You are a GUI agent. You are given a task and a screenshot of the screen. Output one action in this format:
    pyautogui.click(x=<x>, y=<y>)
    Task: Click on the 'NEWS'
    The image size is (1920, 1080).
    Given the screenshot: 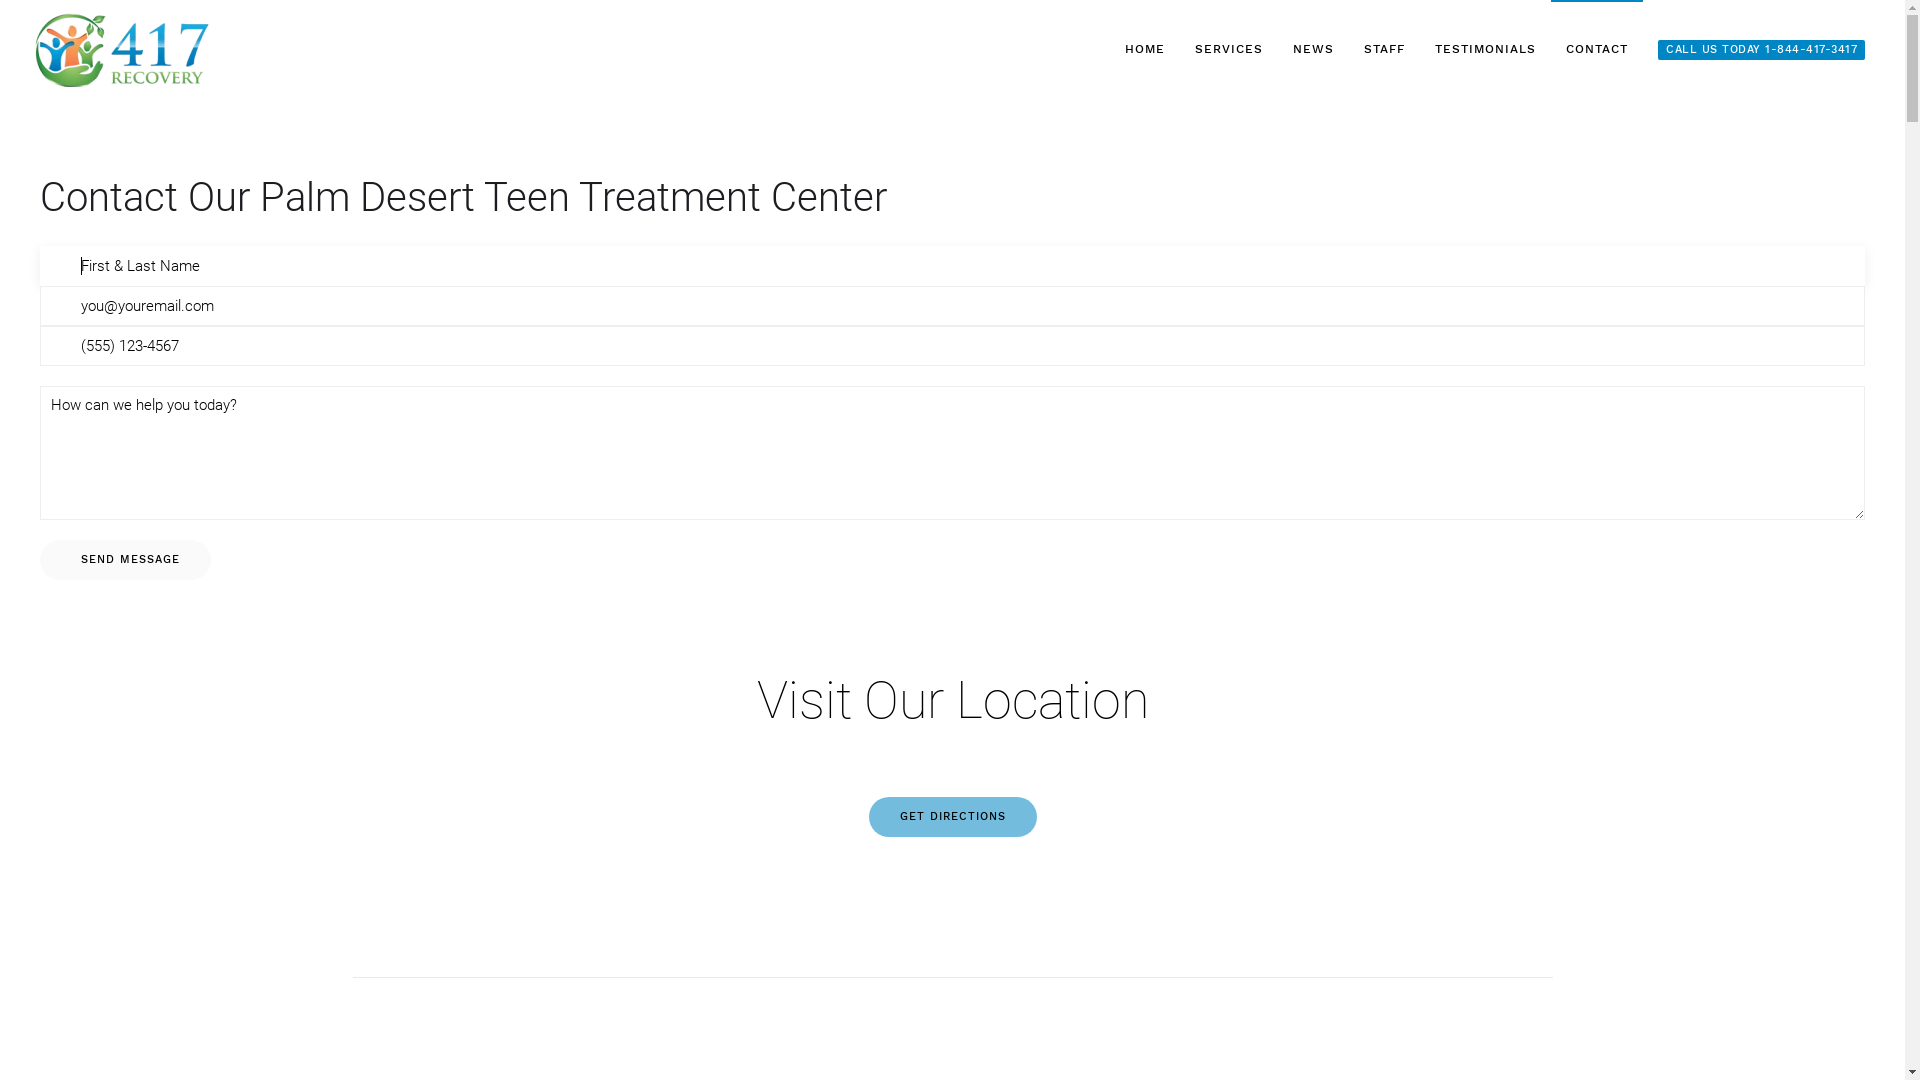 What is the action you would take?
    pyautogui.click(x=1276, y=49)
    